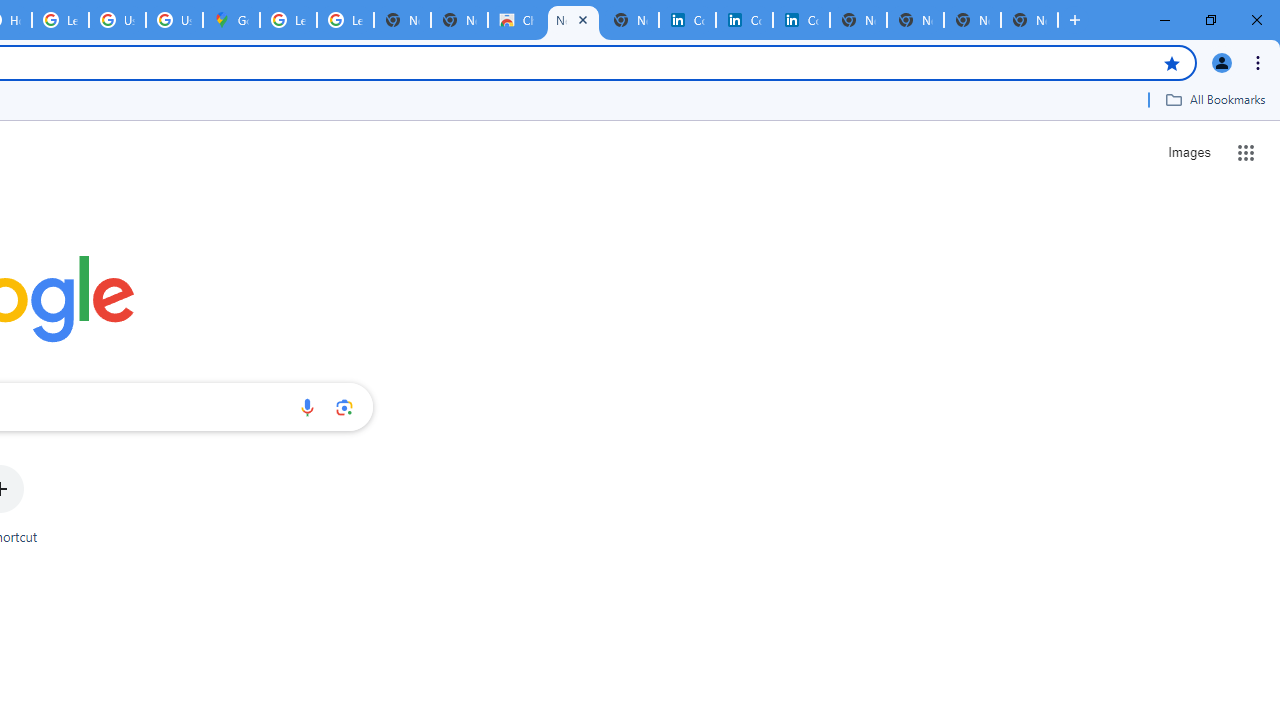 The height and width of the screenshot is (720, 1280). Describe the element at coordinates (801, 20) in the screenshot. I see `'Copyright Policy'` at that location.